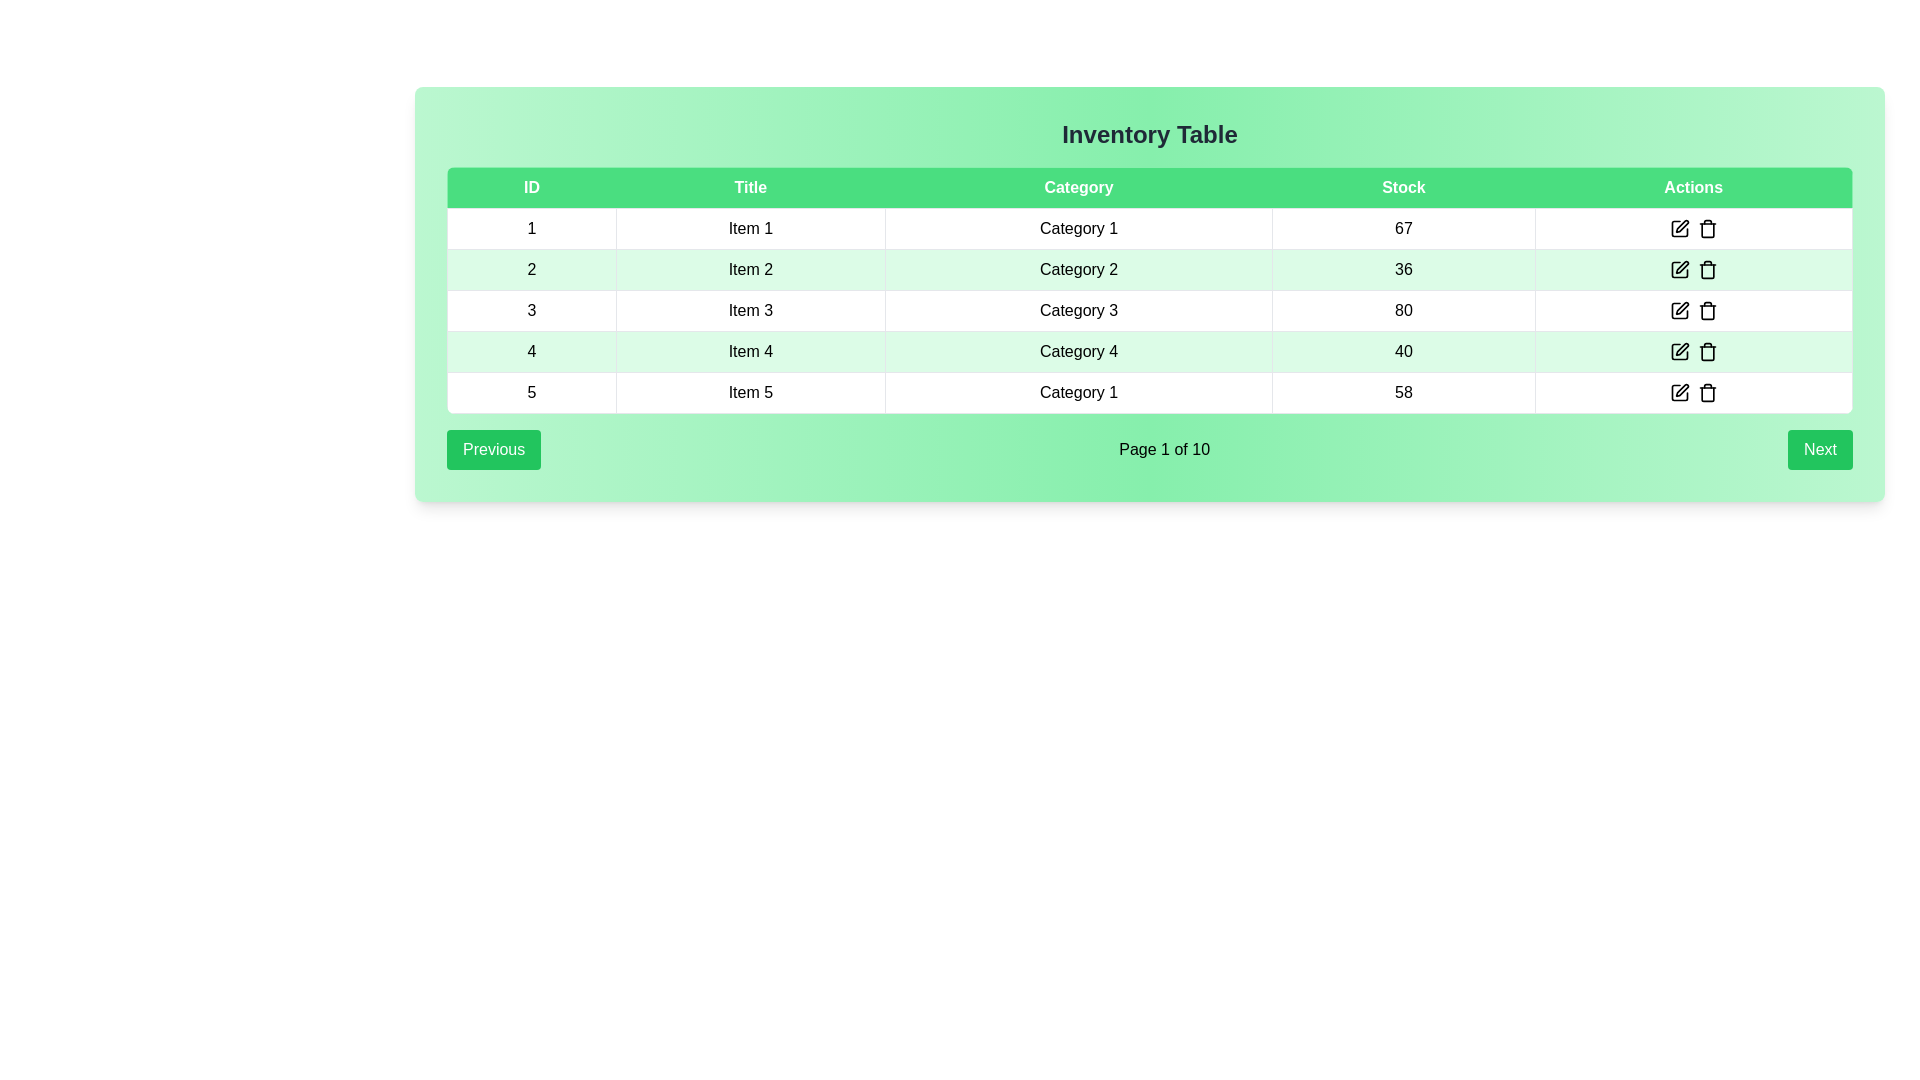  I want to click on the table cell displaying 'Category 2' in the 'Inventory Table' which is located in the third column of the second row, so click(1078, 270).